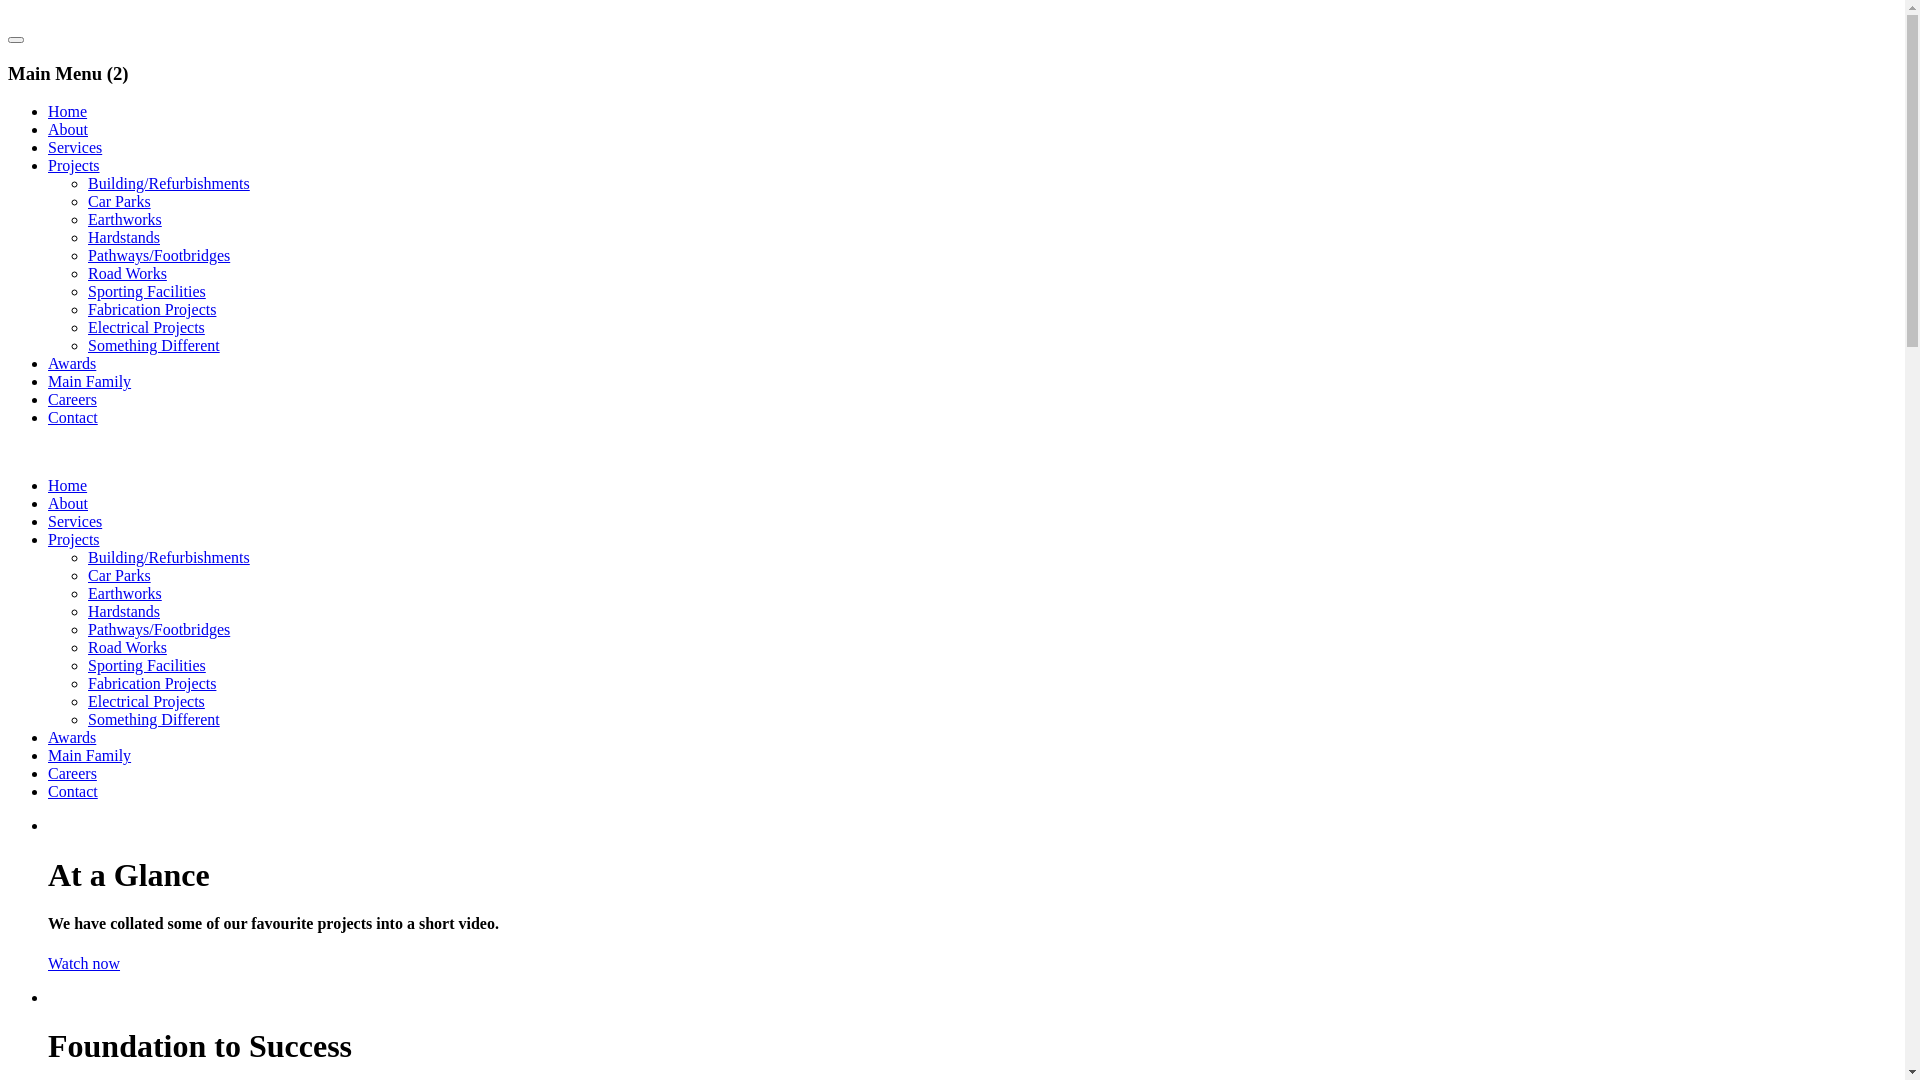  Describe the element at coordinates (157, 628) in the screenshot. I see `'Pathways/Footbridges'` at that location.